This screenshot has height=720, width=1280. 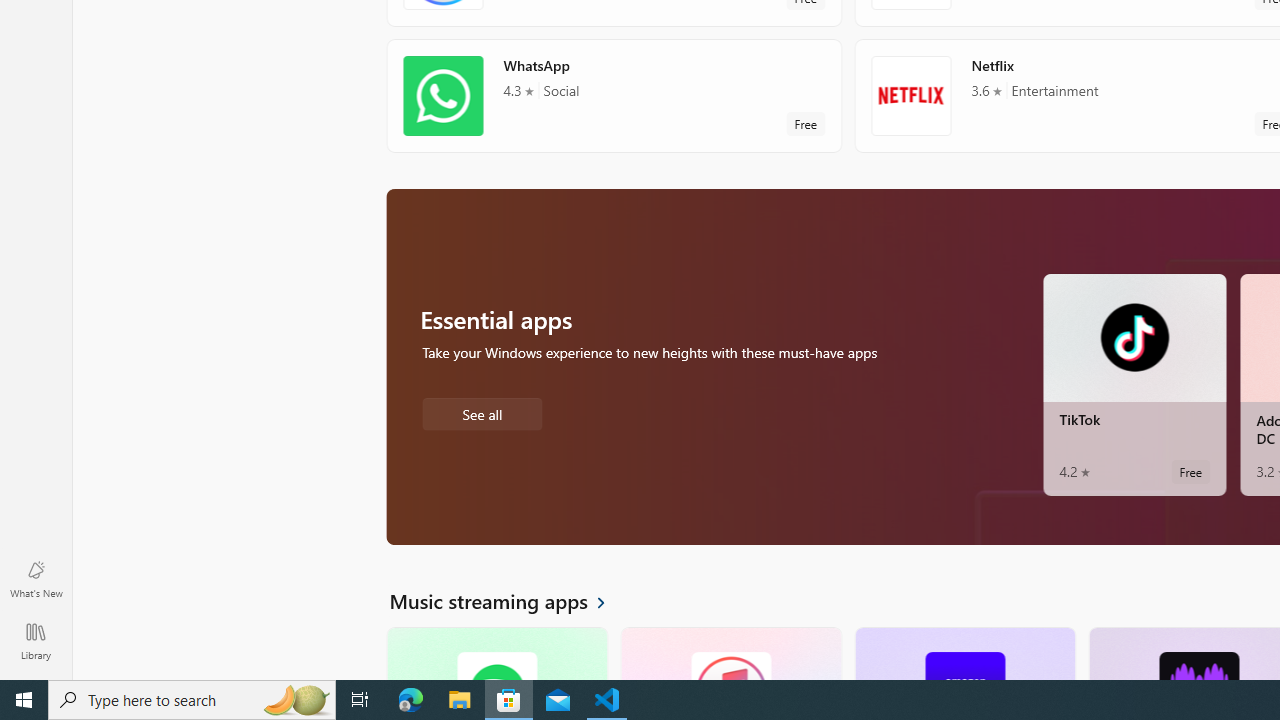 I want to click on 'iTunes. Average rating of 2.5 out of five stars. Free  ', so click(x=729, y=653).